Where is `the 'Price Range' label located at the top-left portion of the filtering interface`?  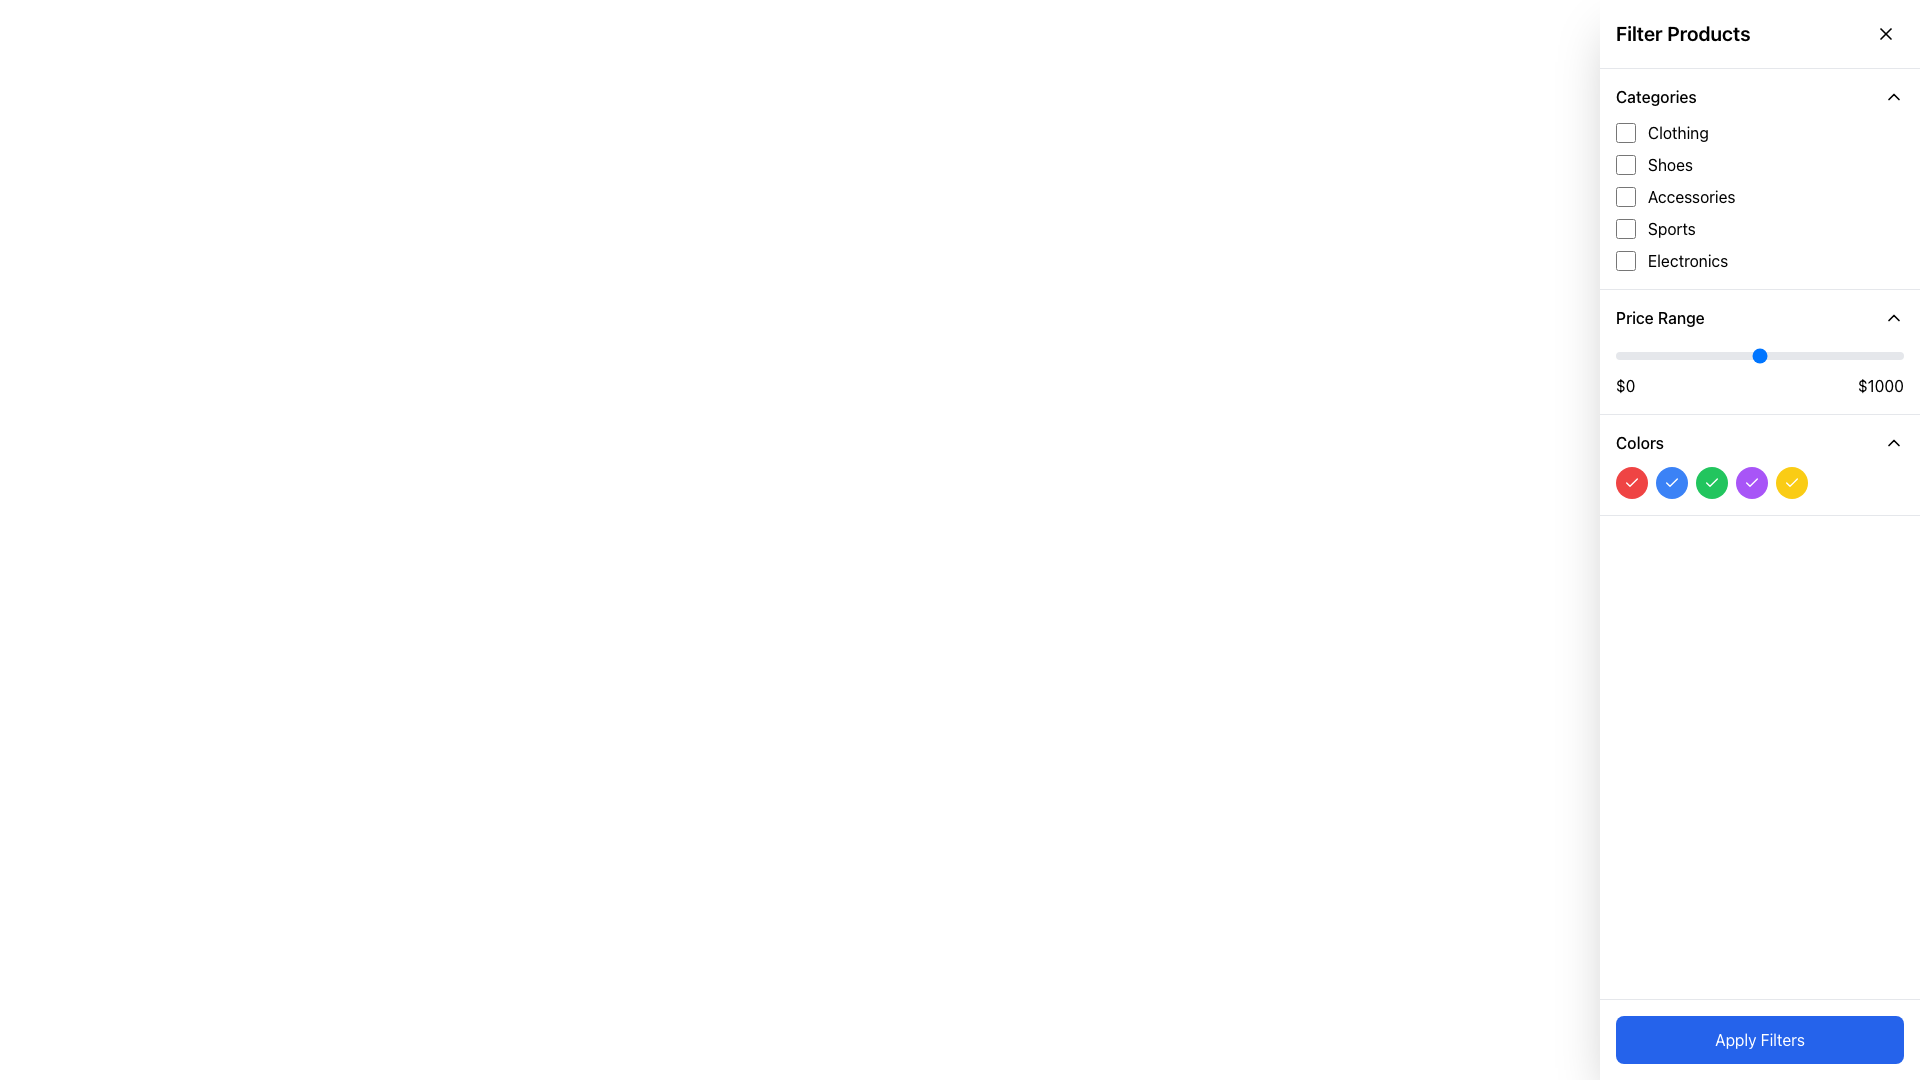 the 'Price Range' label located at the top-left portion of the filtering interface is located at coordinates (1660, 316).